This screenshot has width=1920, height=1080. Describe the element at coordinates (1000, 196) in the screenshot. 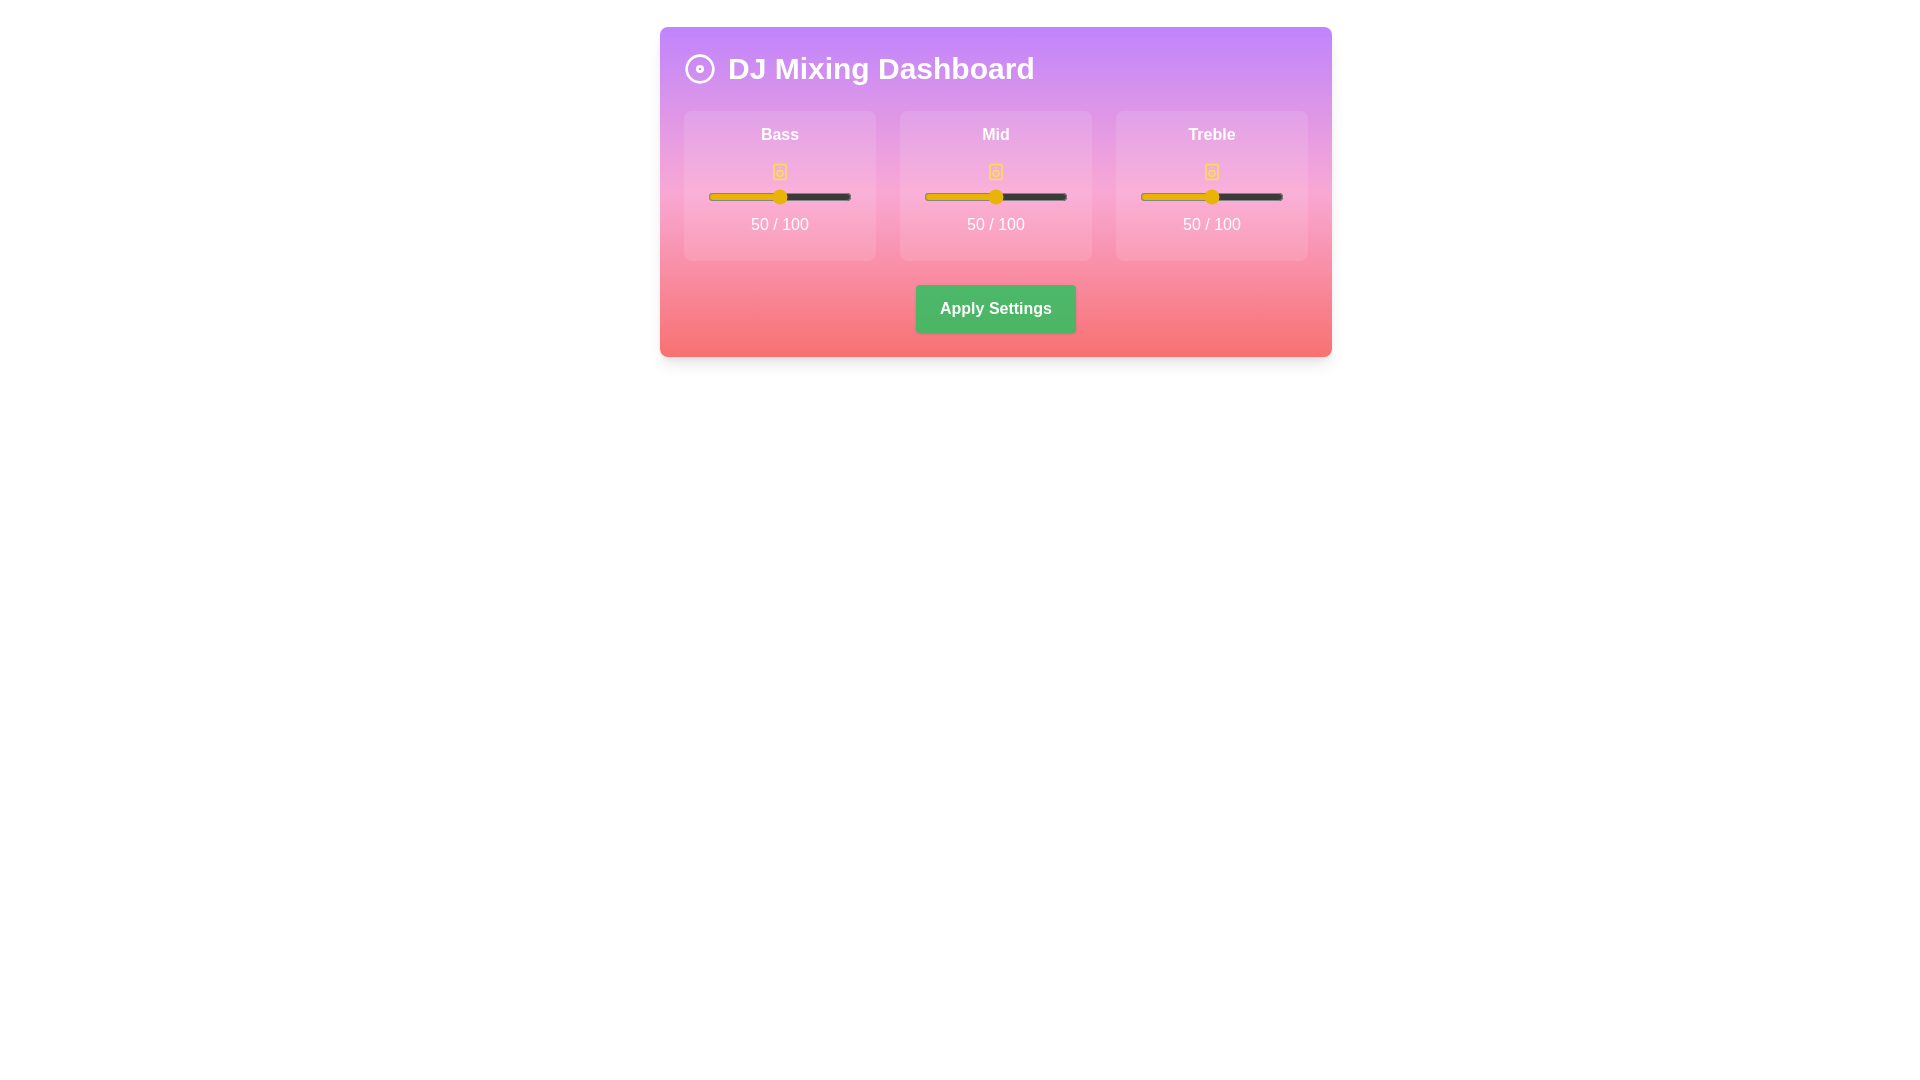

I see `the mid slider to set its value to 53` at that location.